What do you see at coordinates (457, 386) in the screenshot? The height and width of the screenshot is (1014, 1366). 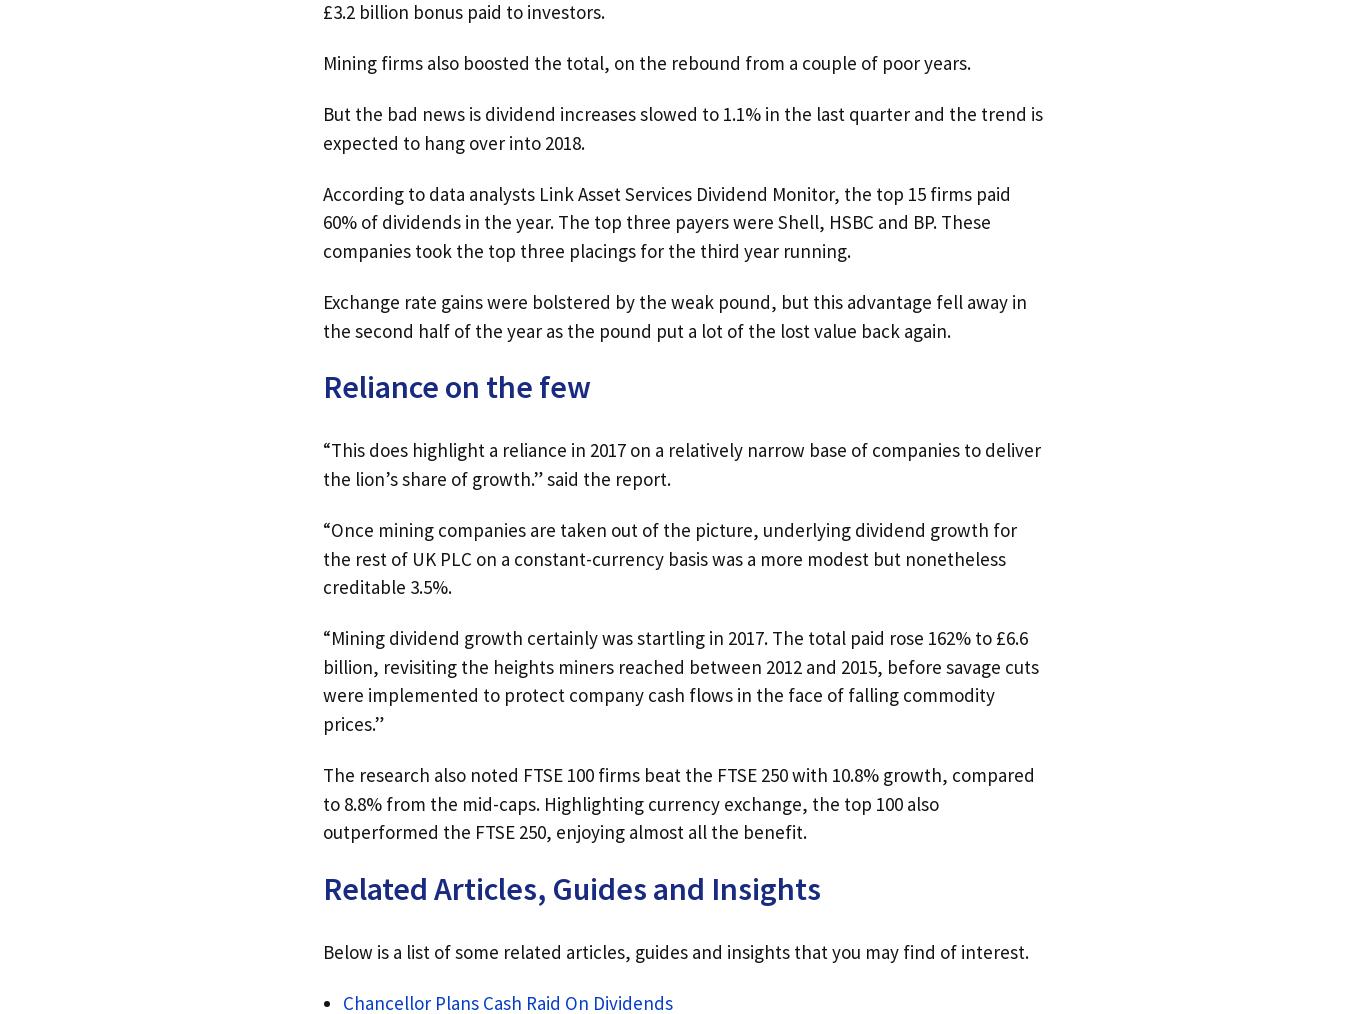 I see `'Reliance on the few'` at bounding box center [457, 386].